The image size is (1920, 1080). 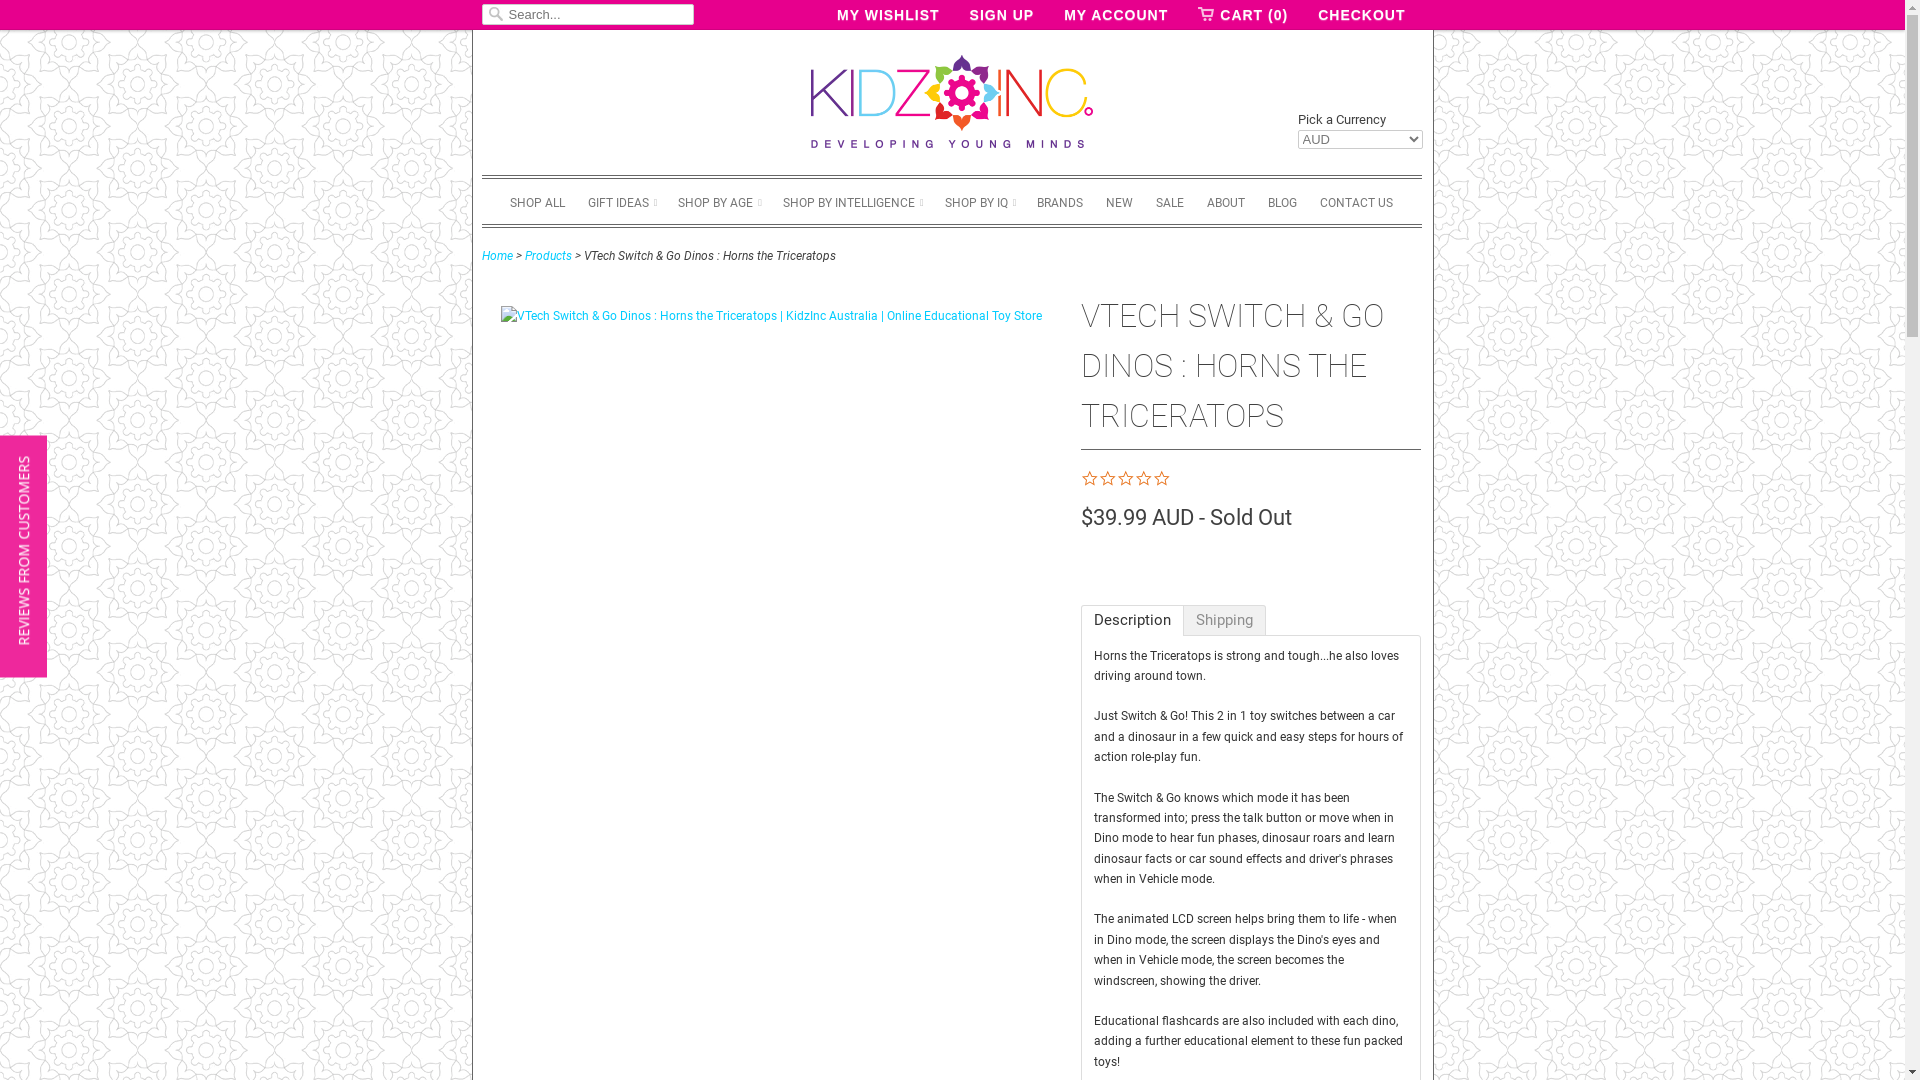 What do you see at coordinates (1282, 201) in the screenshot?
I see `'BLOG'` at bounding box center [1282, 201].